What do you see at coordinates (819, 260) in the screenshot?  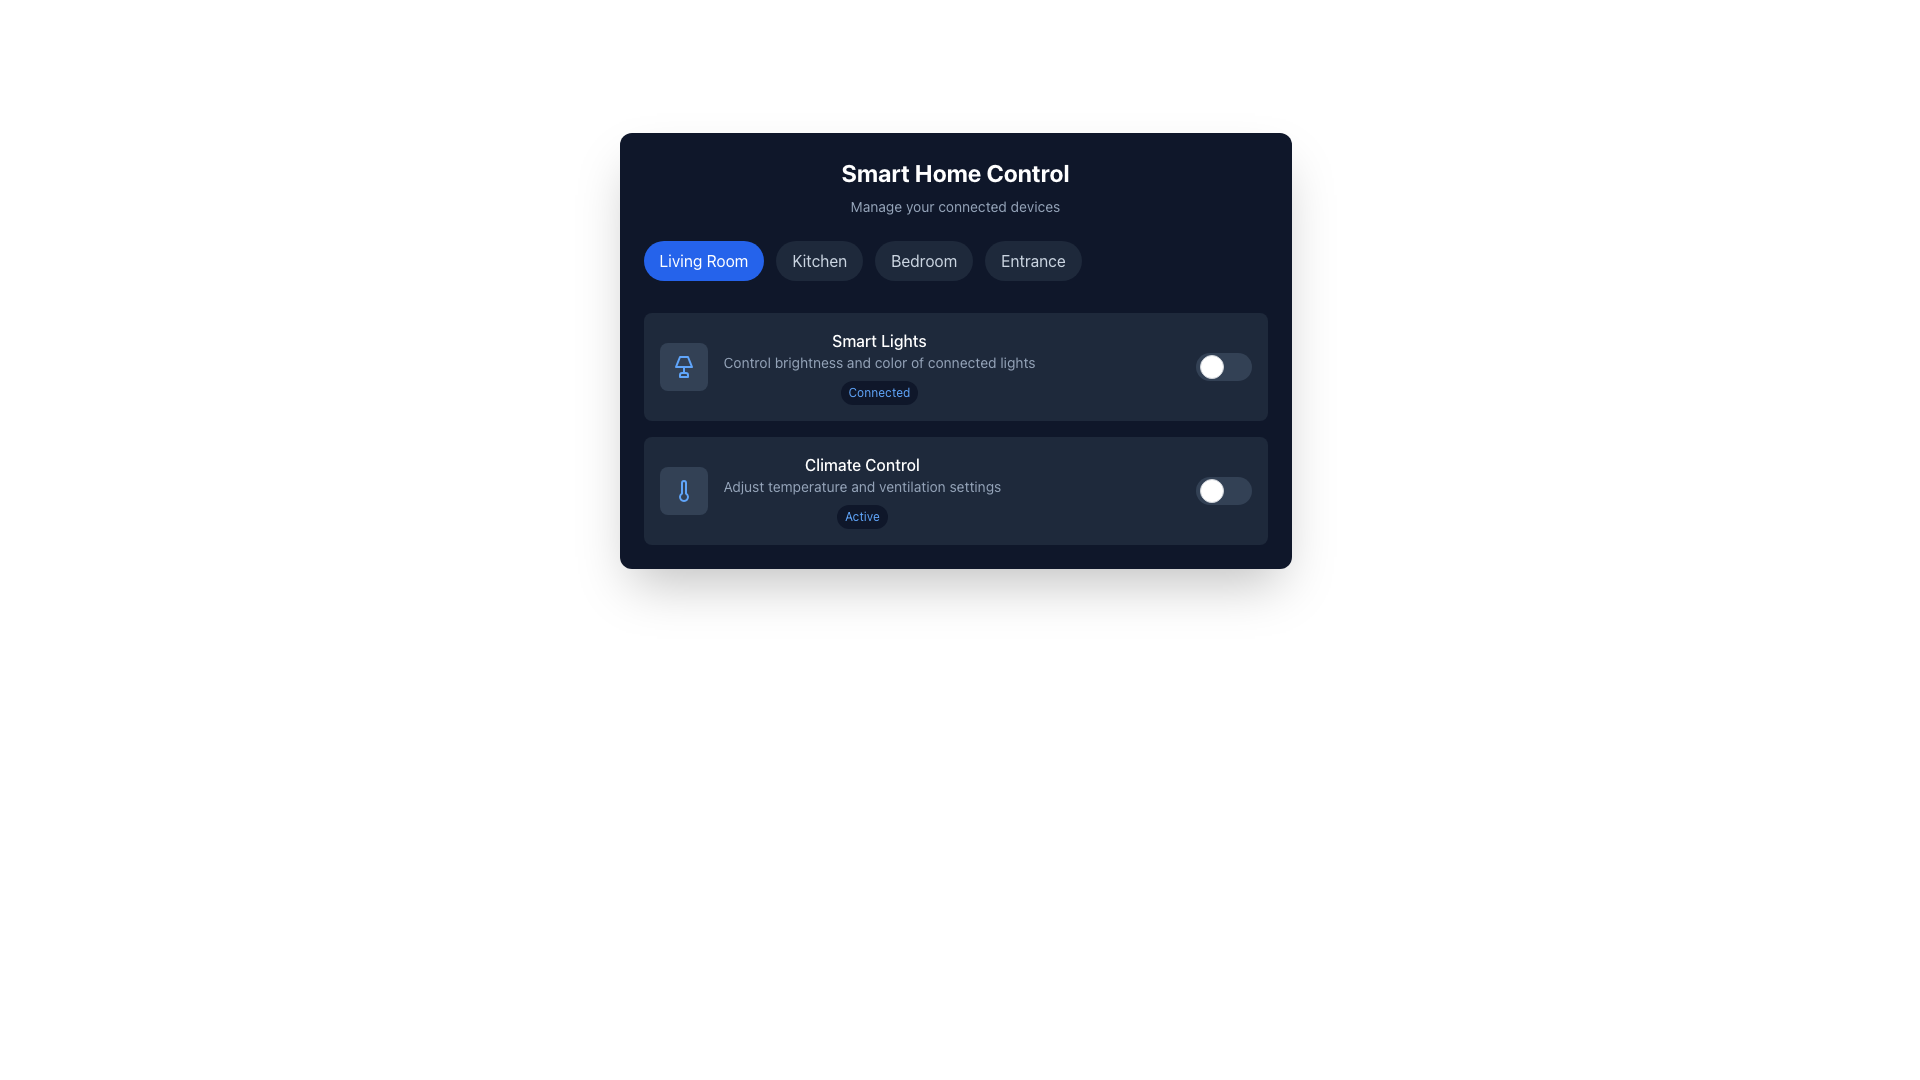 I see `the second tab button labeled 'Kitchen' in the smart home interface, located between 'Living Room' and 'Bedroom'` at bounding box center [819, 260].